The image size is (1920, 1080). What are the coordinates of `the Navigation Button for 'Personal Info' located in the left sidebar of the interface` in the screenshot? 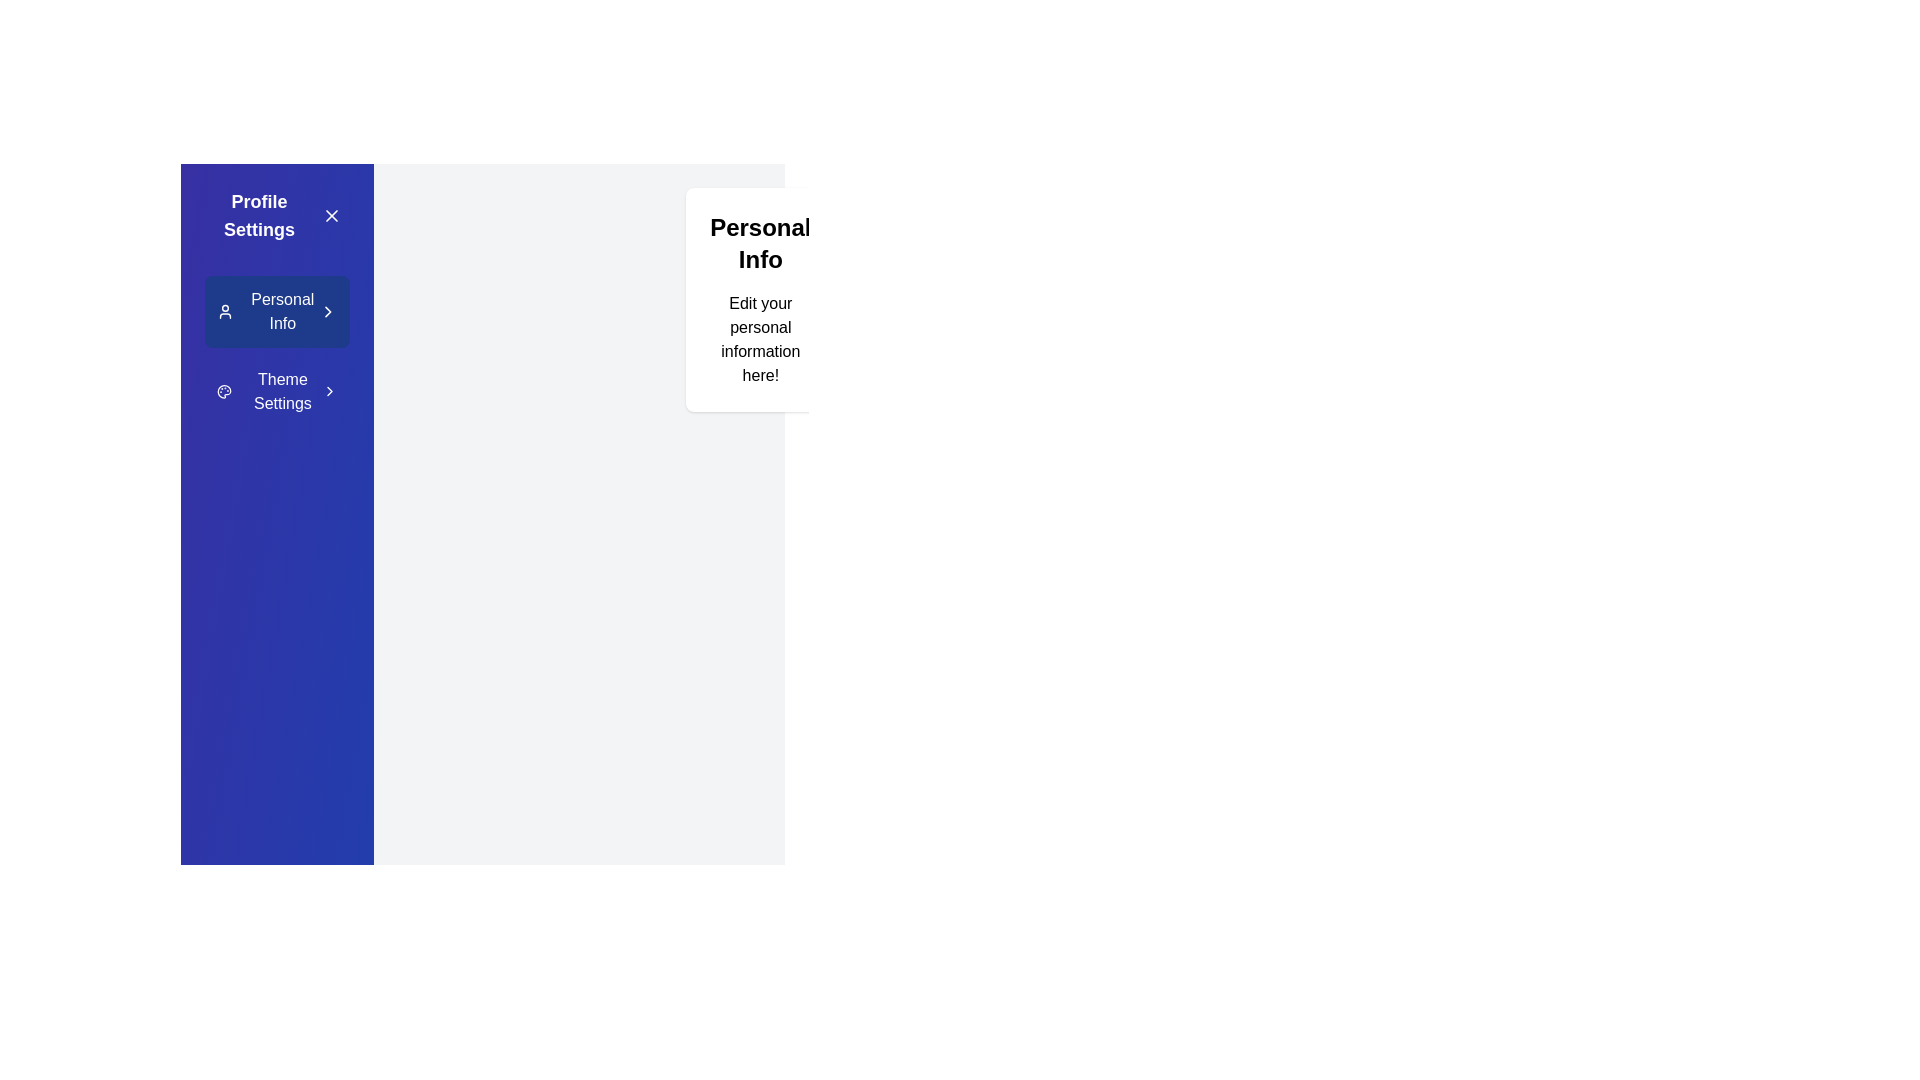 It's located at (281, 312).